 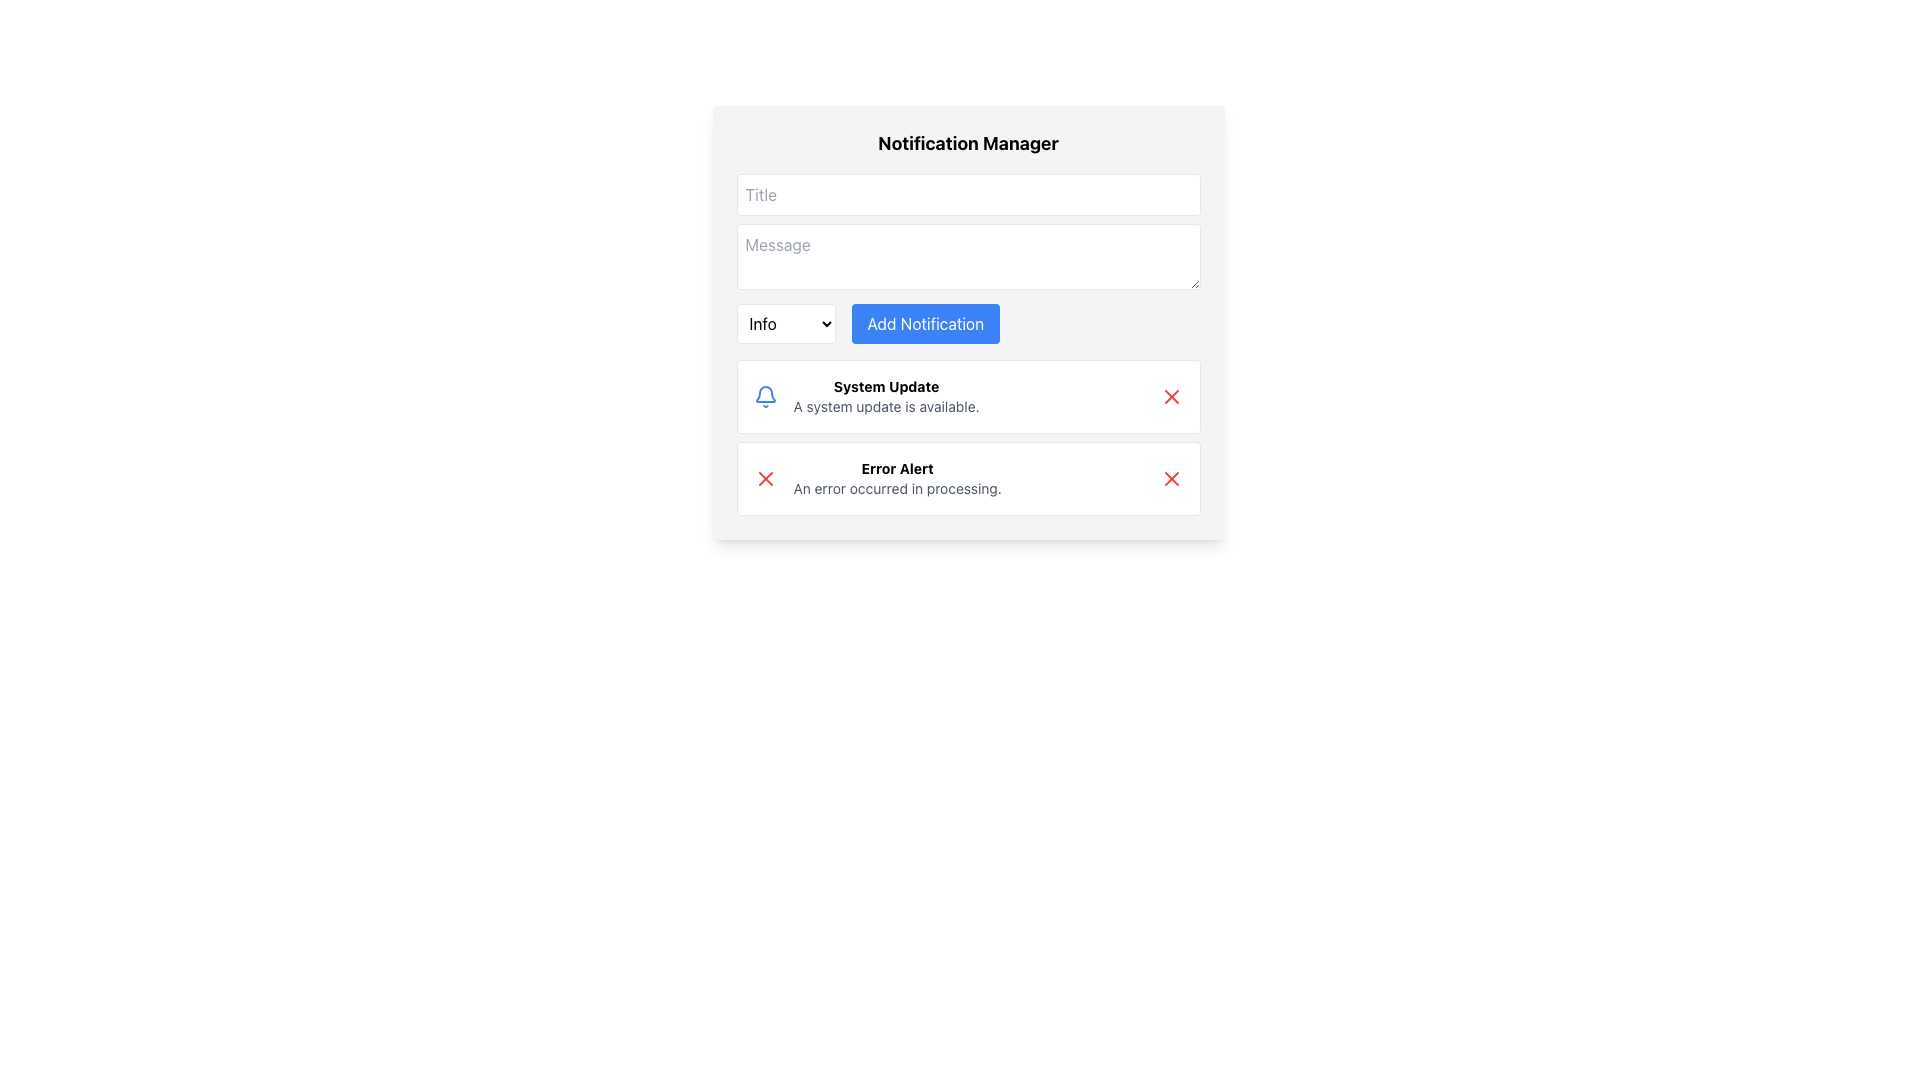 What do you see at coordinates (968, 142) in the screenshot?
I see `text from the header Text Label located at the top-center of the interface, which serves as a descriptive title for the section` at bounding box center [968, 142].